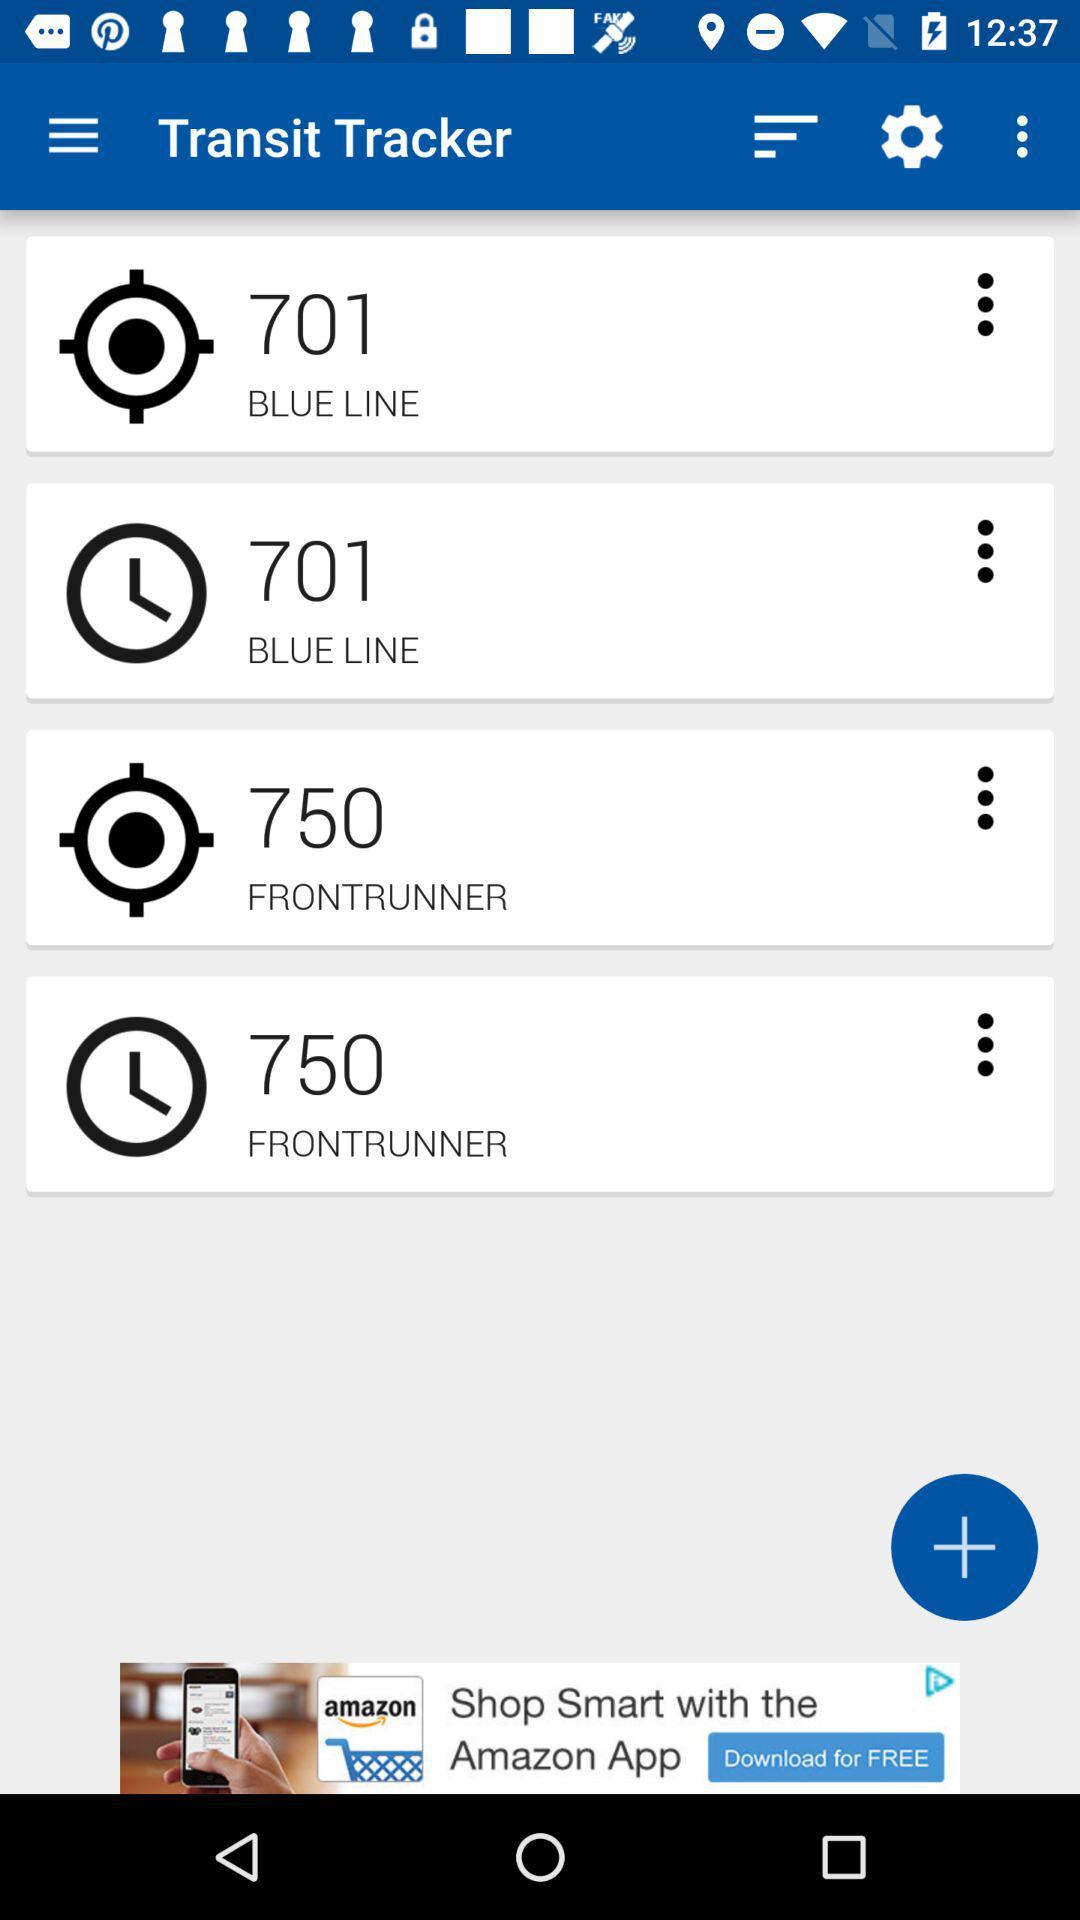 The image size is (1080, 1920). I want to click on open frontrunner menu, so click(984, 796).